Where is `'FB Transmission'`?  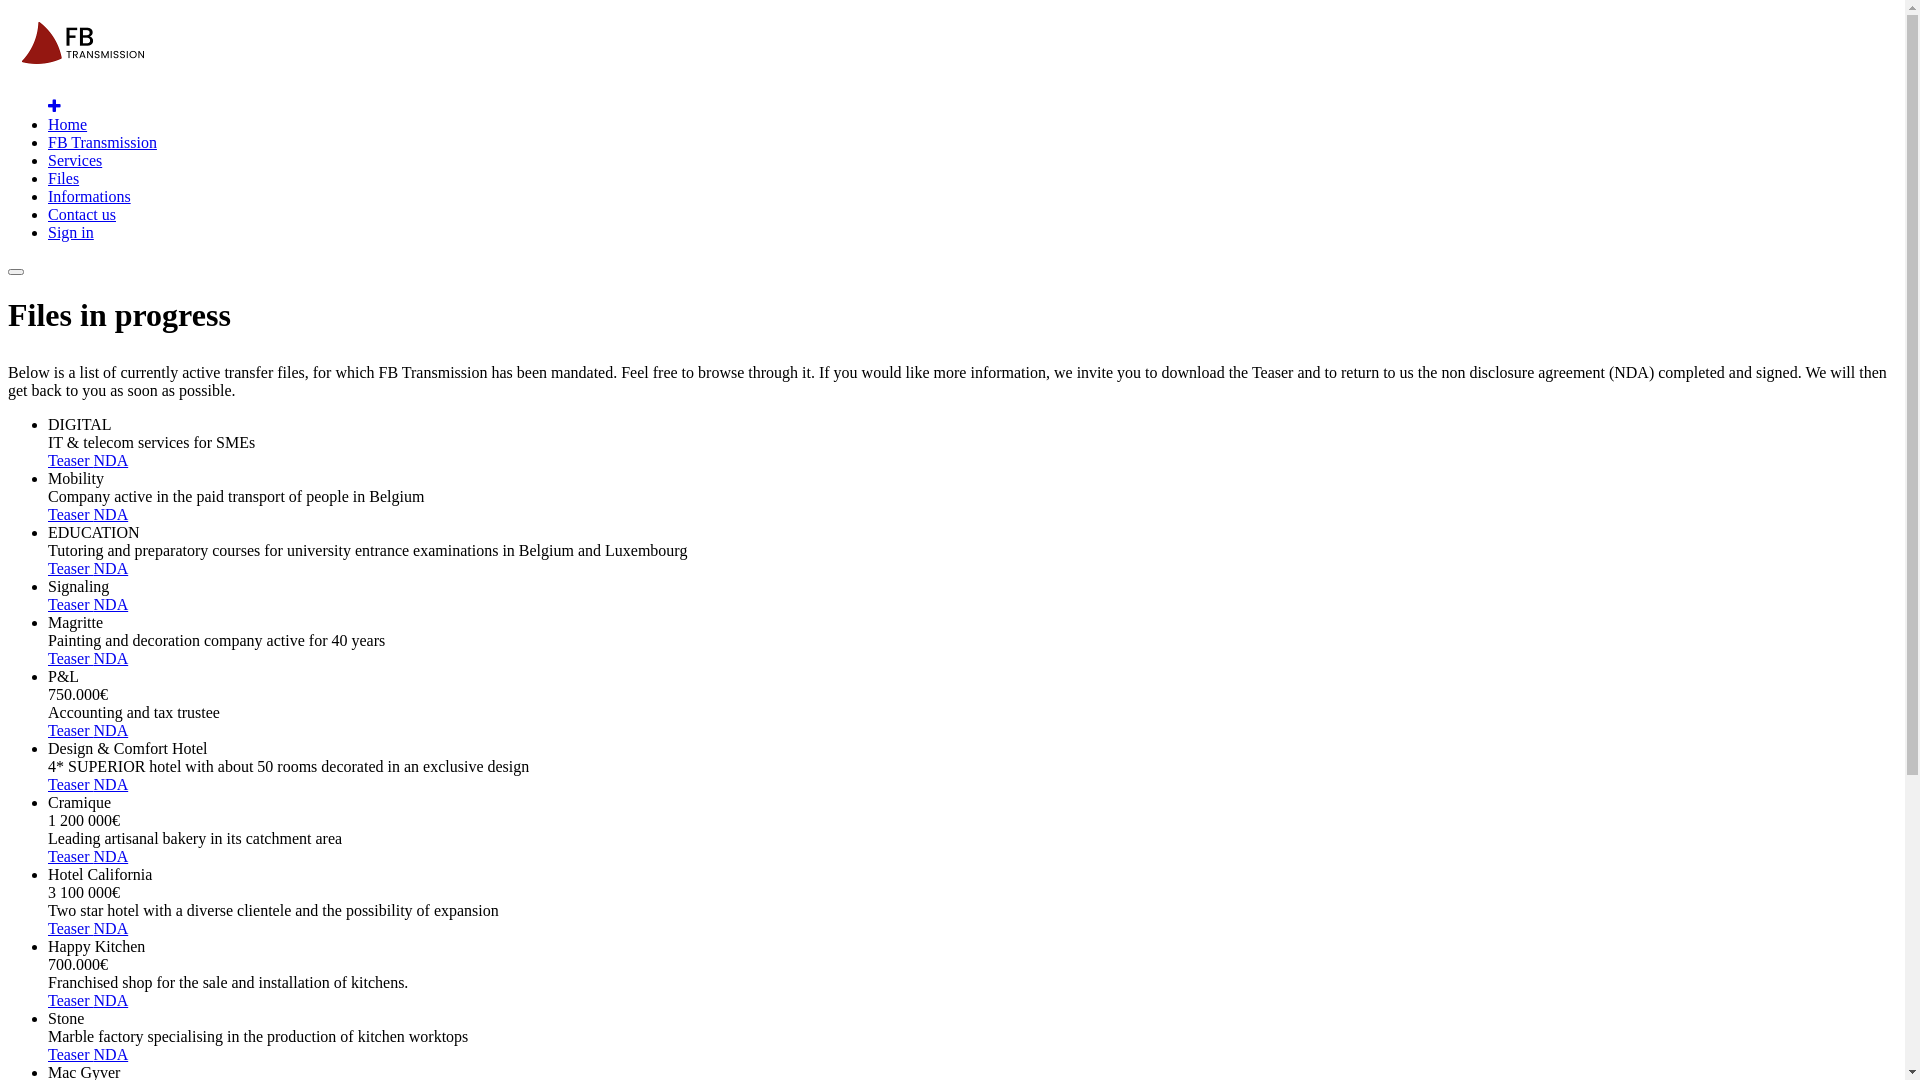
'FB Transmission' is located at coordinates (101, 141).